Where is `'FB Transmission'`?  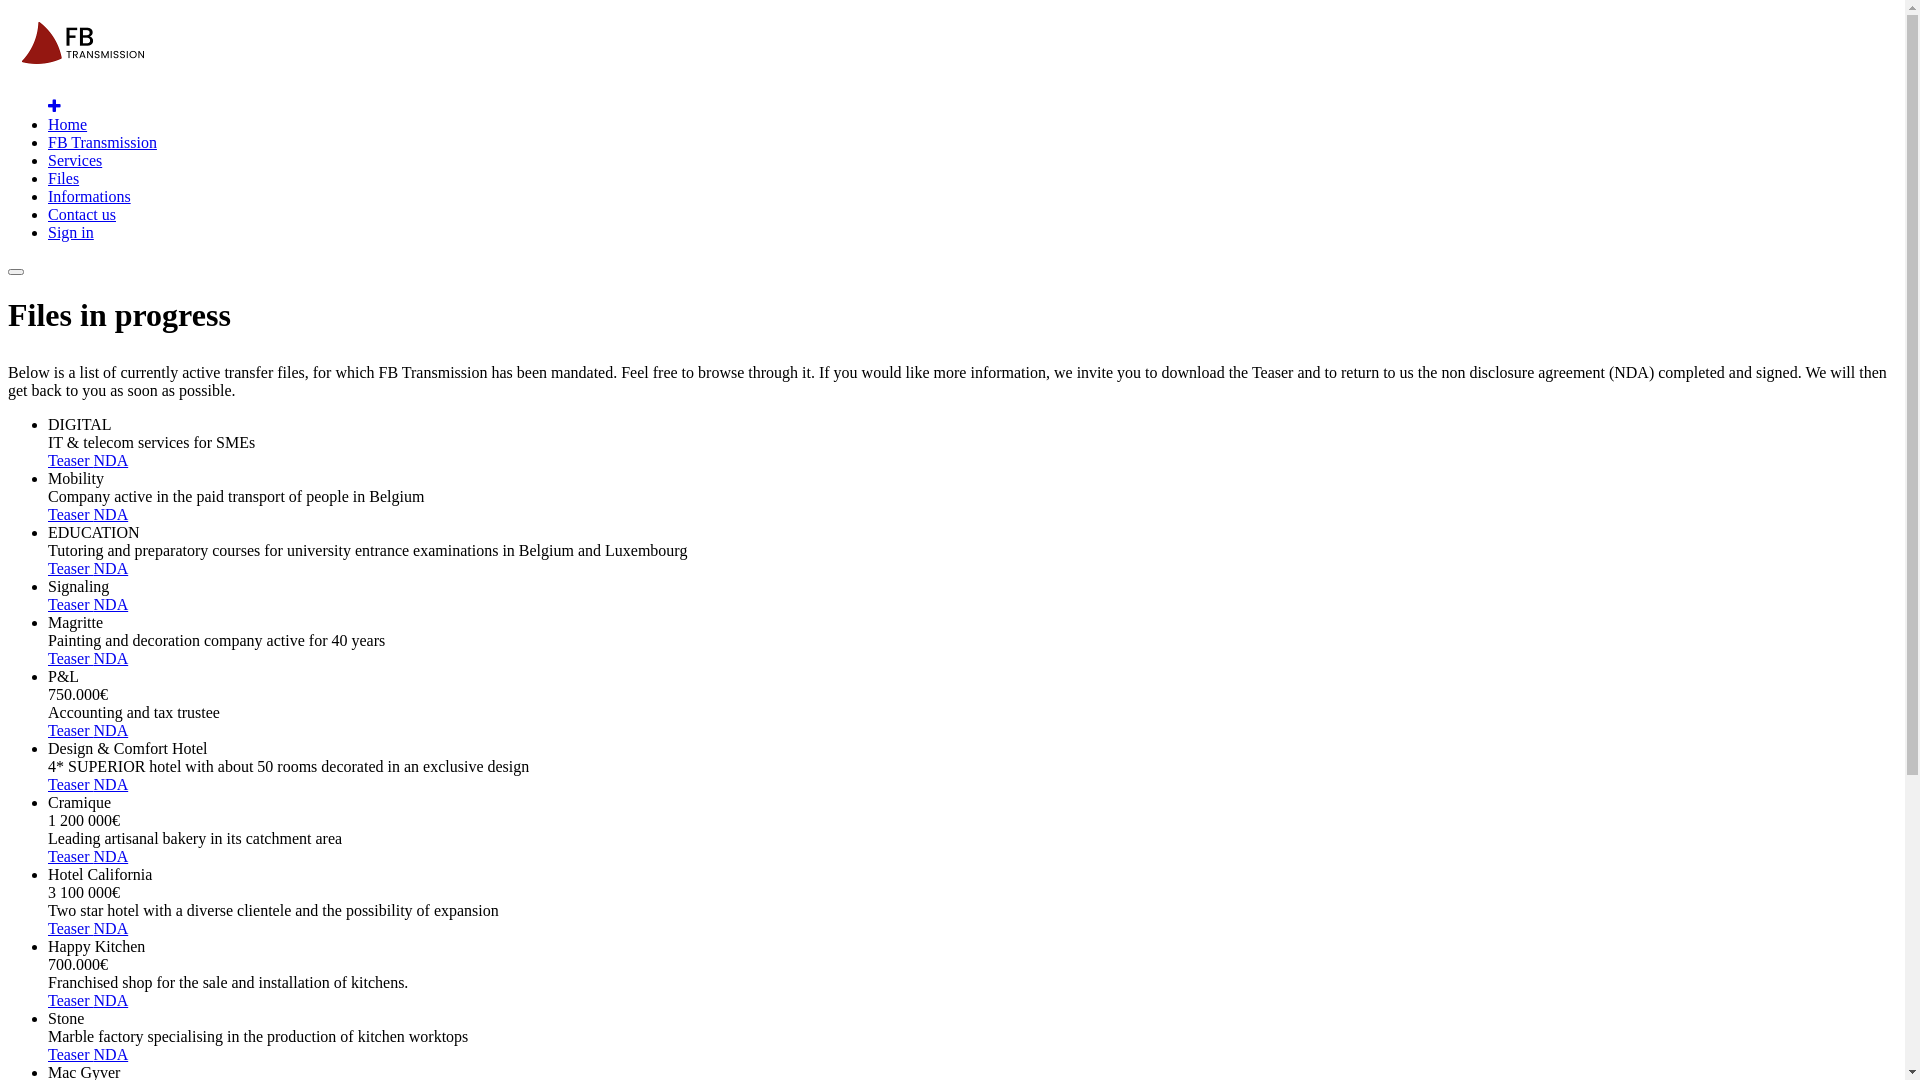
'FB Transmission' is located at coordinates (101, 141).